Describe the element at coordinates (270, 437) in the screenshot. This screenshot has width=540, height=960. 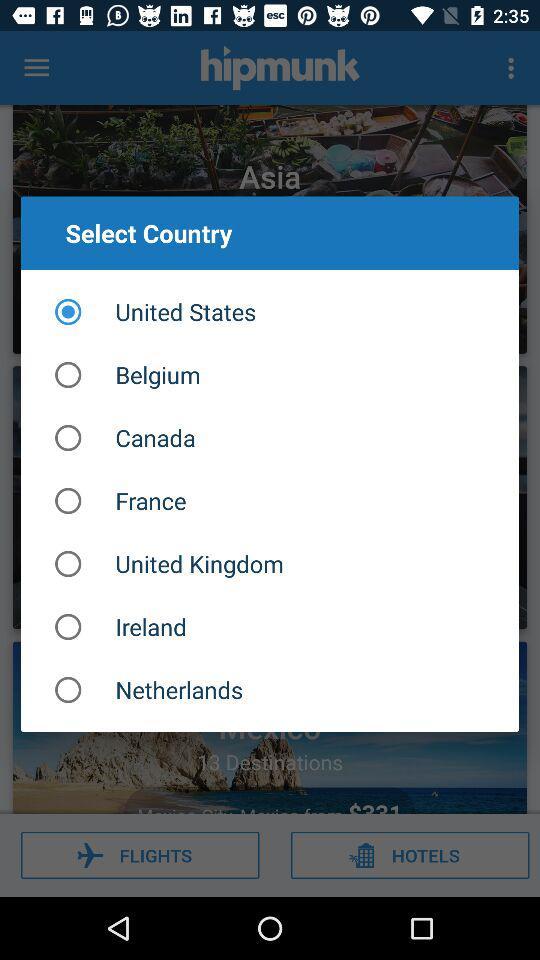
I see `the canada` at that location.